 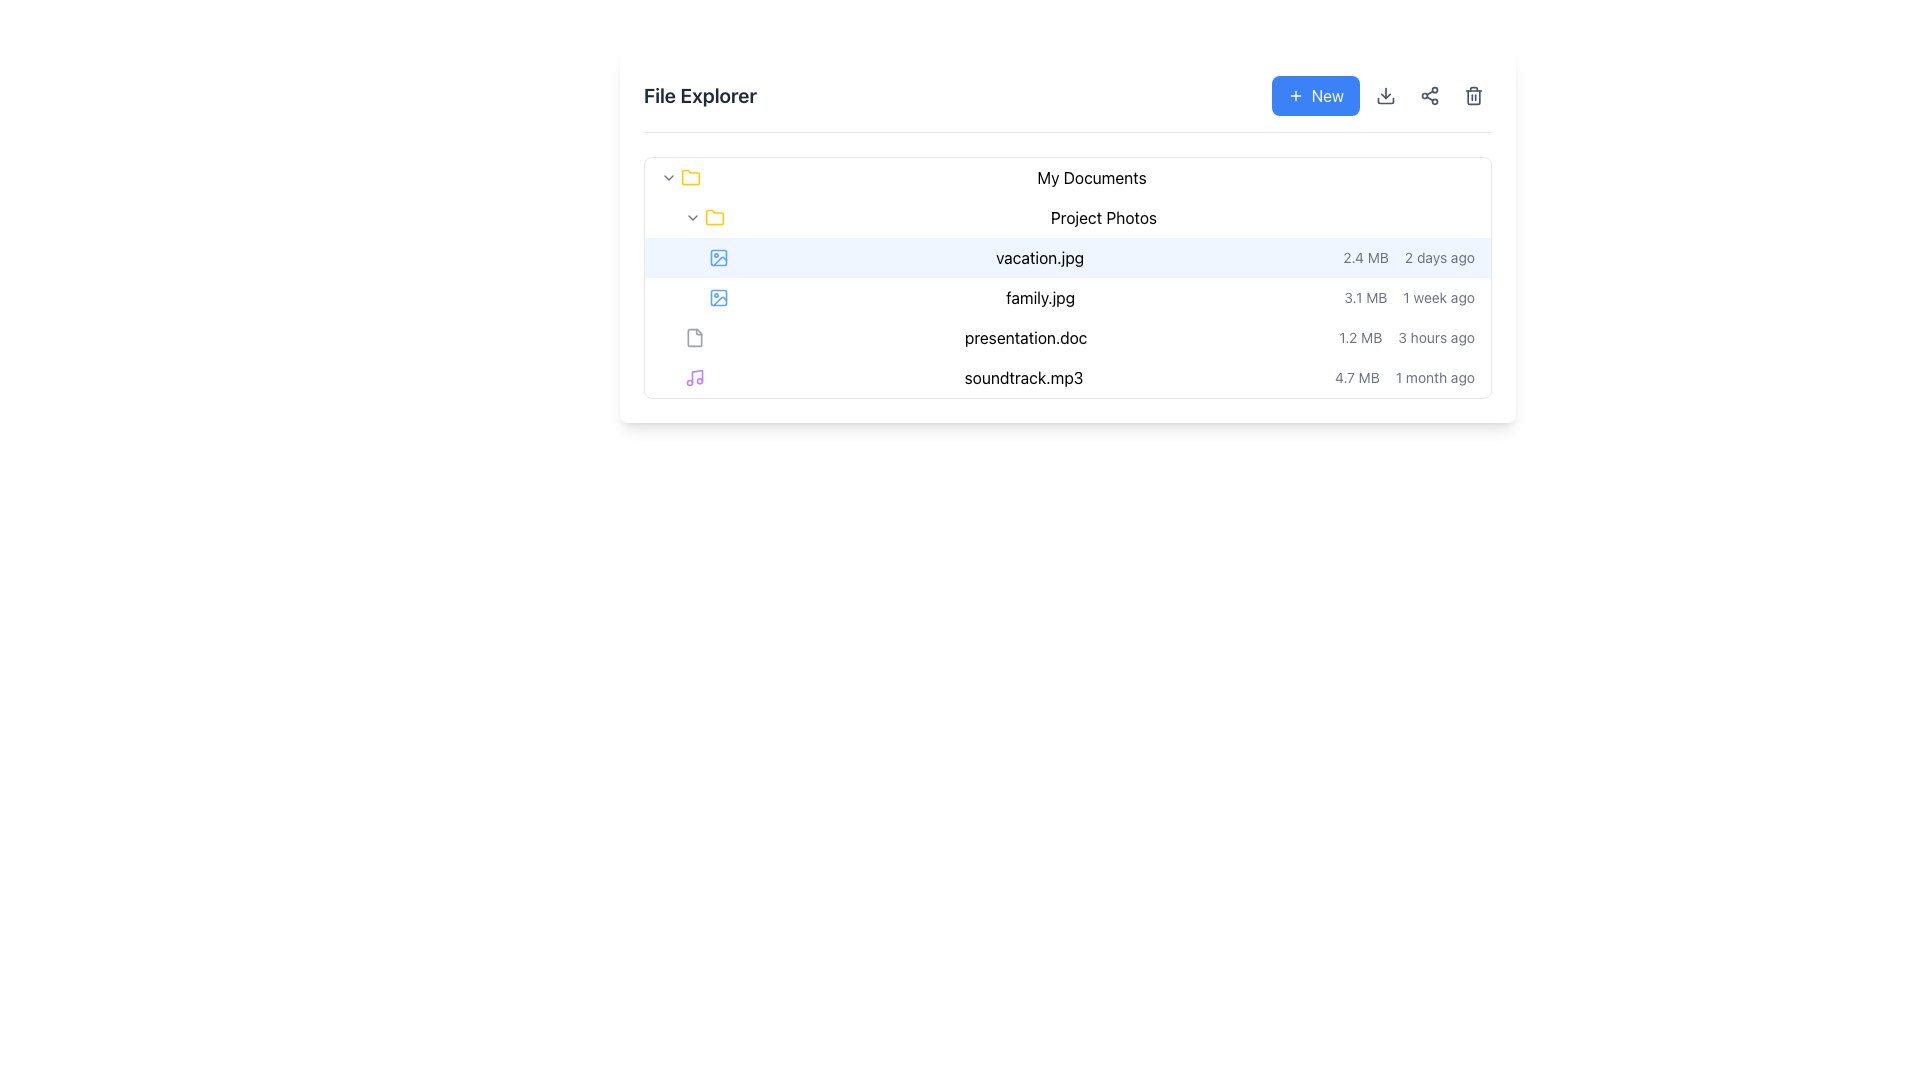 I want to click on the static text display that shows the file size '1.2 MB' located to the right of 'presentation.doc' and to the left of the timestamp '3 hours ago', so click(x=1360, y=337).